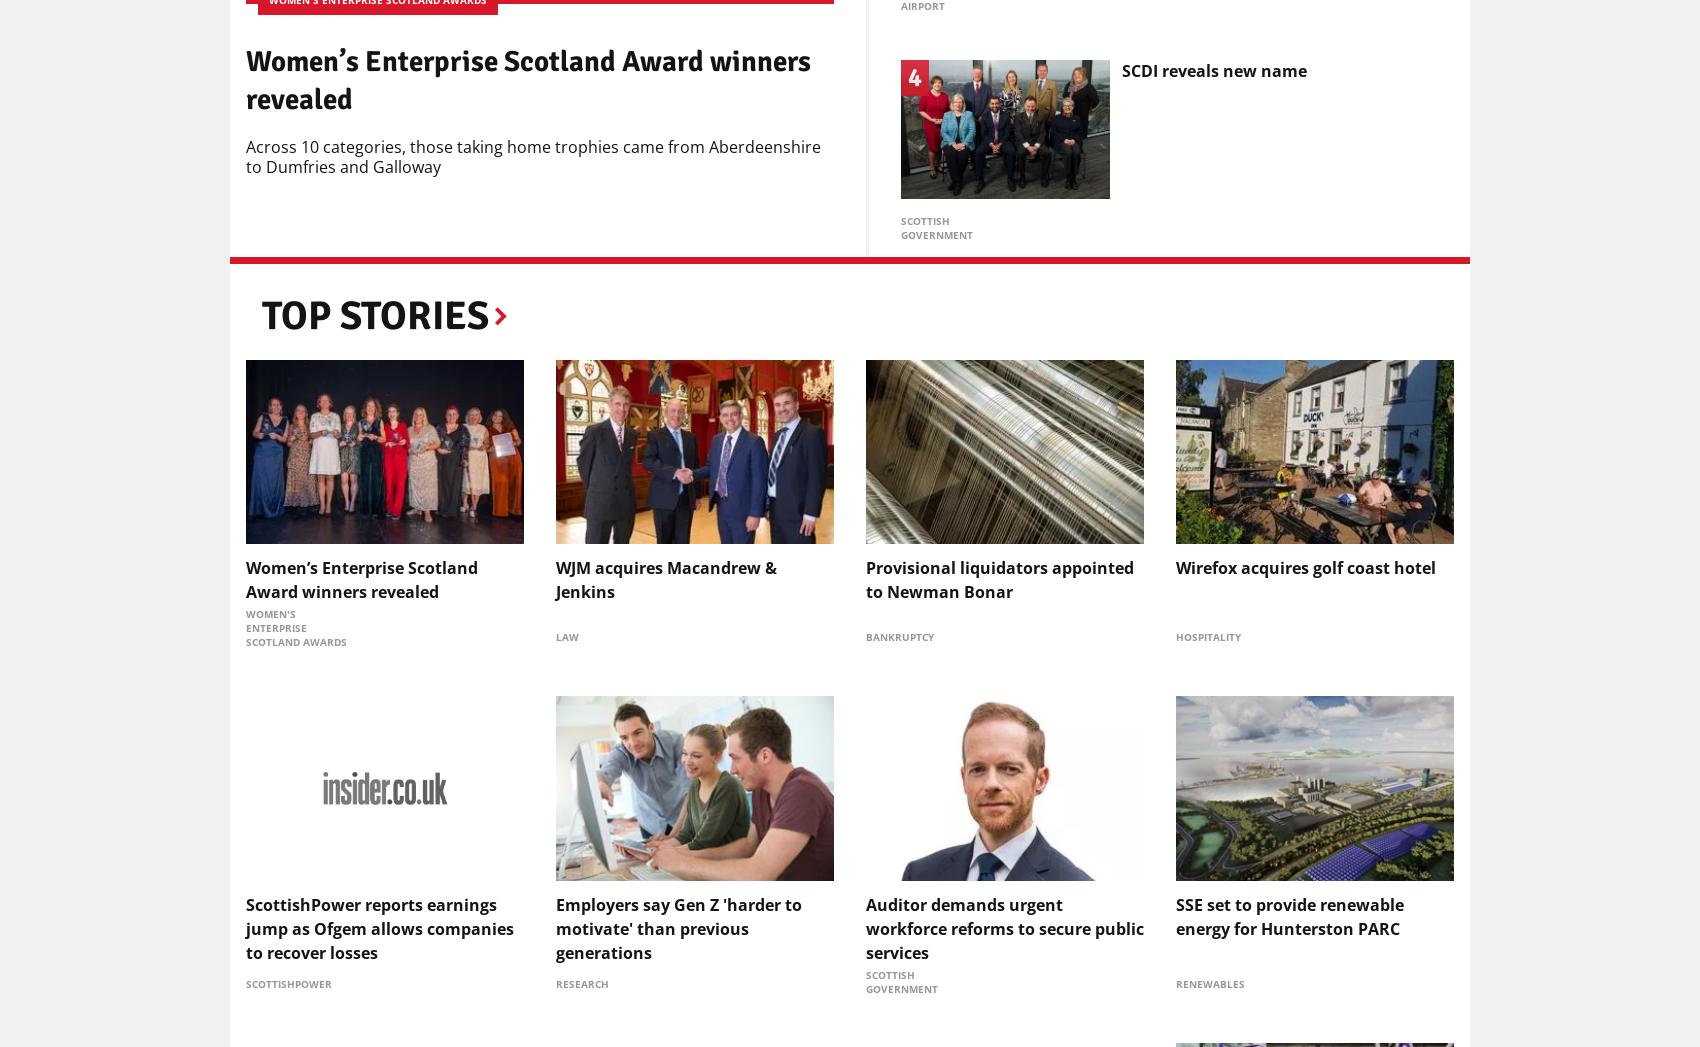 This screenshot has width=1700, height=1047. I want to click on 'Employers say Gen Z 'harder to motivate' than previous generations', so click(678, 927).